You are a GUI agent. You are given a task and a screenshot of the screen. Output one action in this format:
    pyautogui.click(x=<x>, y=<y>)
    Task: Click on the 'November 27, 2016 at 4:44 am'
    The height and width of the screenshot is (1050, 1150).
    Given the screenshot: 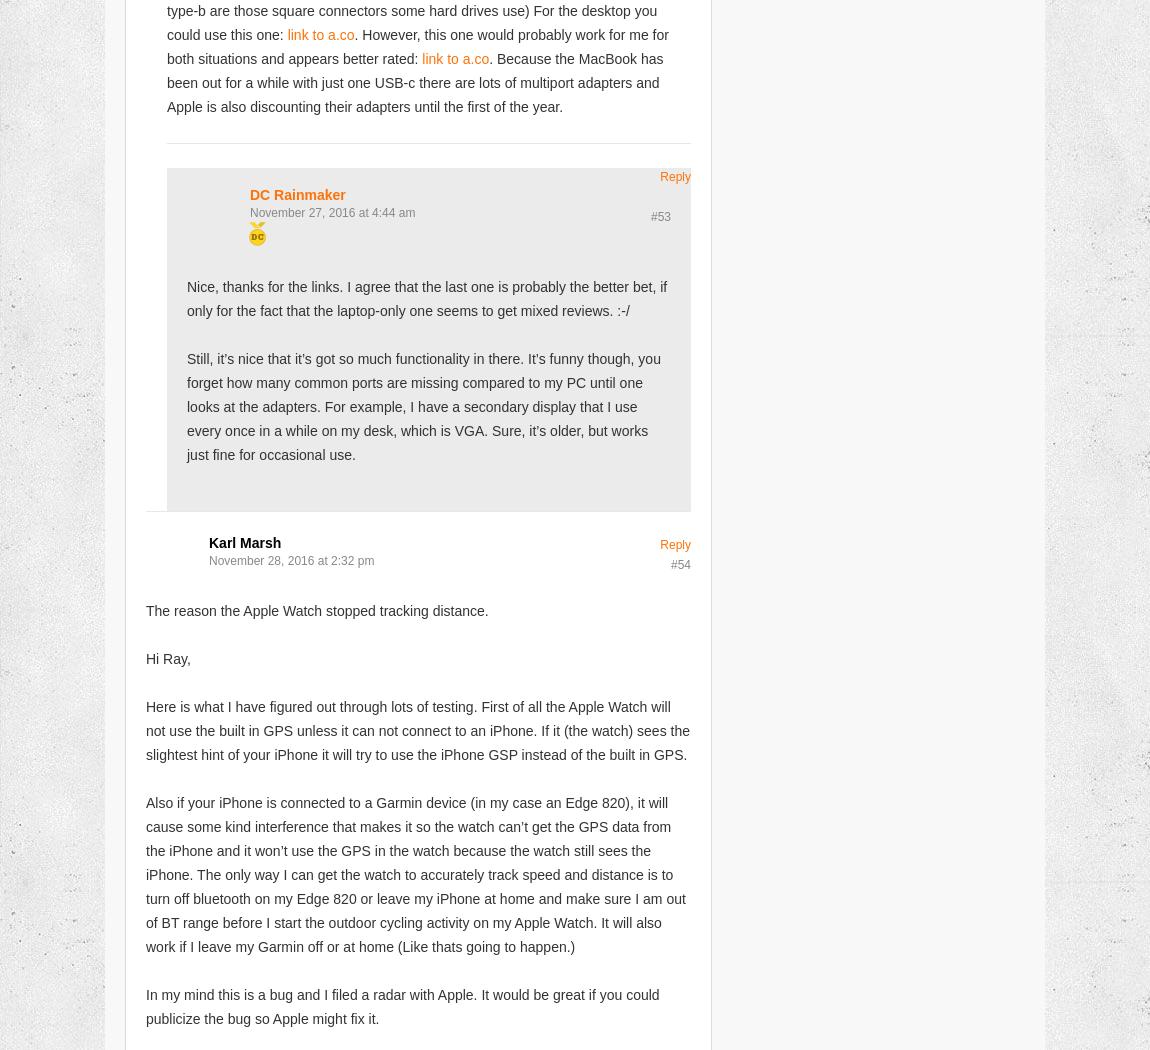 What is the action you would take?
    pyautogui.click(x=249, y=210)
    